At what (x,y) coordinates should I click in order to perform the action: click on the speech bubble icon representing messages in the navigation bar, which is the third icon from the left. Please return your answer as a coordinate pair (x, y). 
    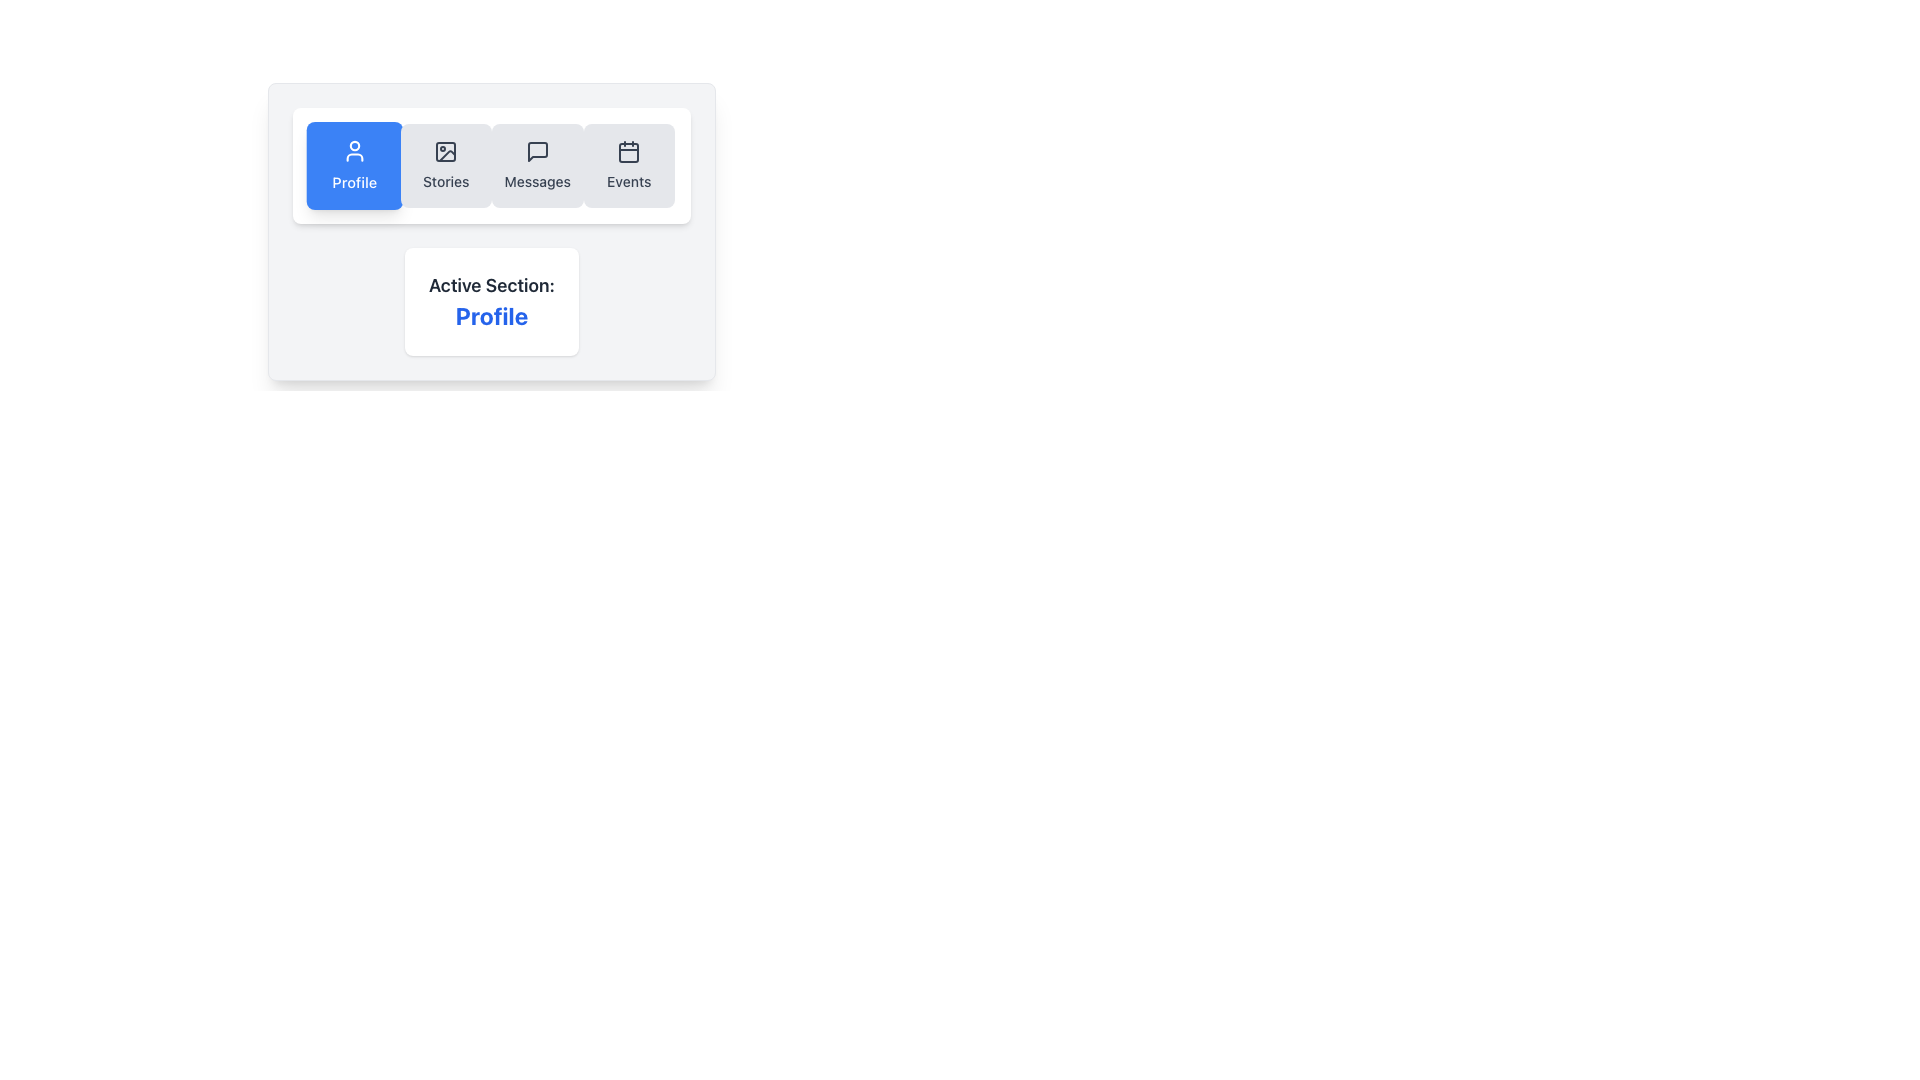
    Looking at the image, I should click on (537, 150).